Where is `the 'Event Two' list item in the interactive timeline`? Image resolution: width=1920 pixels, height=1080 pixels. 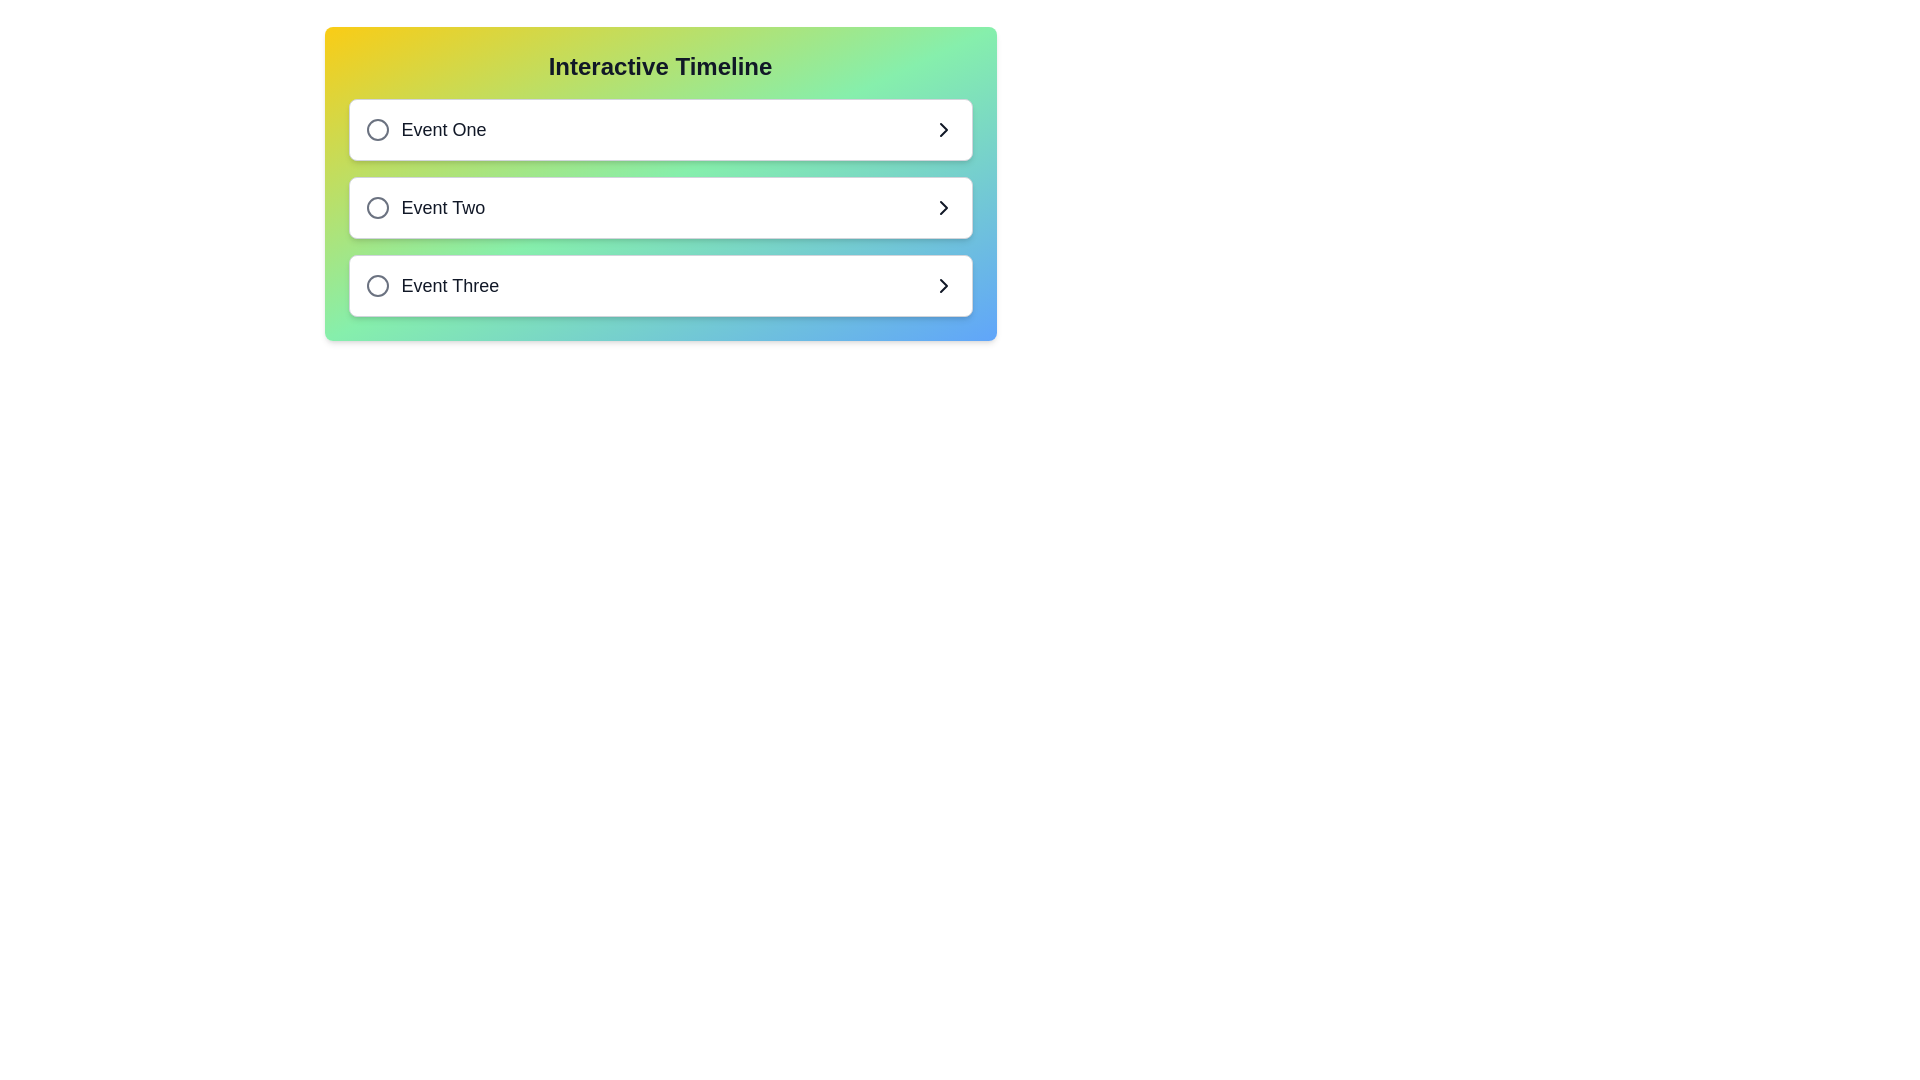
the 'Event Two' list item in the interactive timeline is located at coordinates (424, 208).